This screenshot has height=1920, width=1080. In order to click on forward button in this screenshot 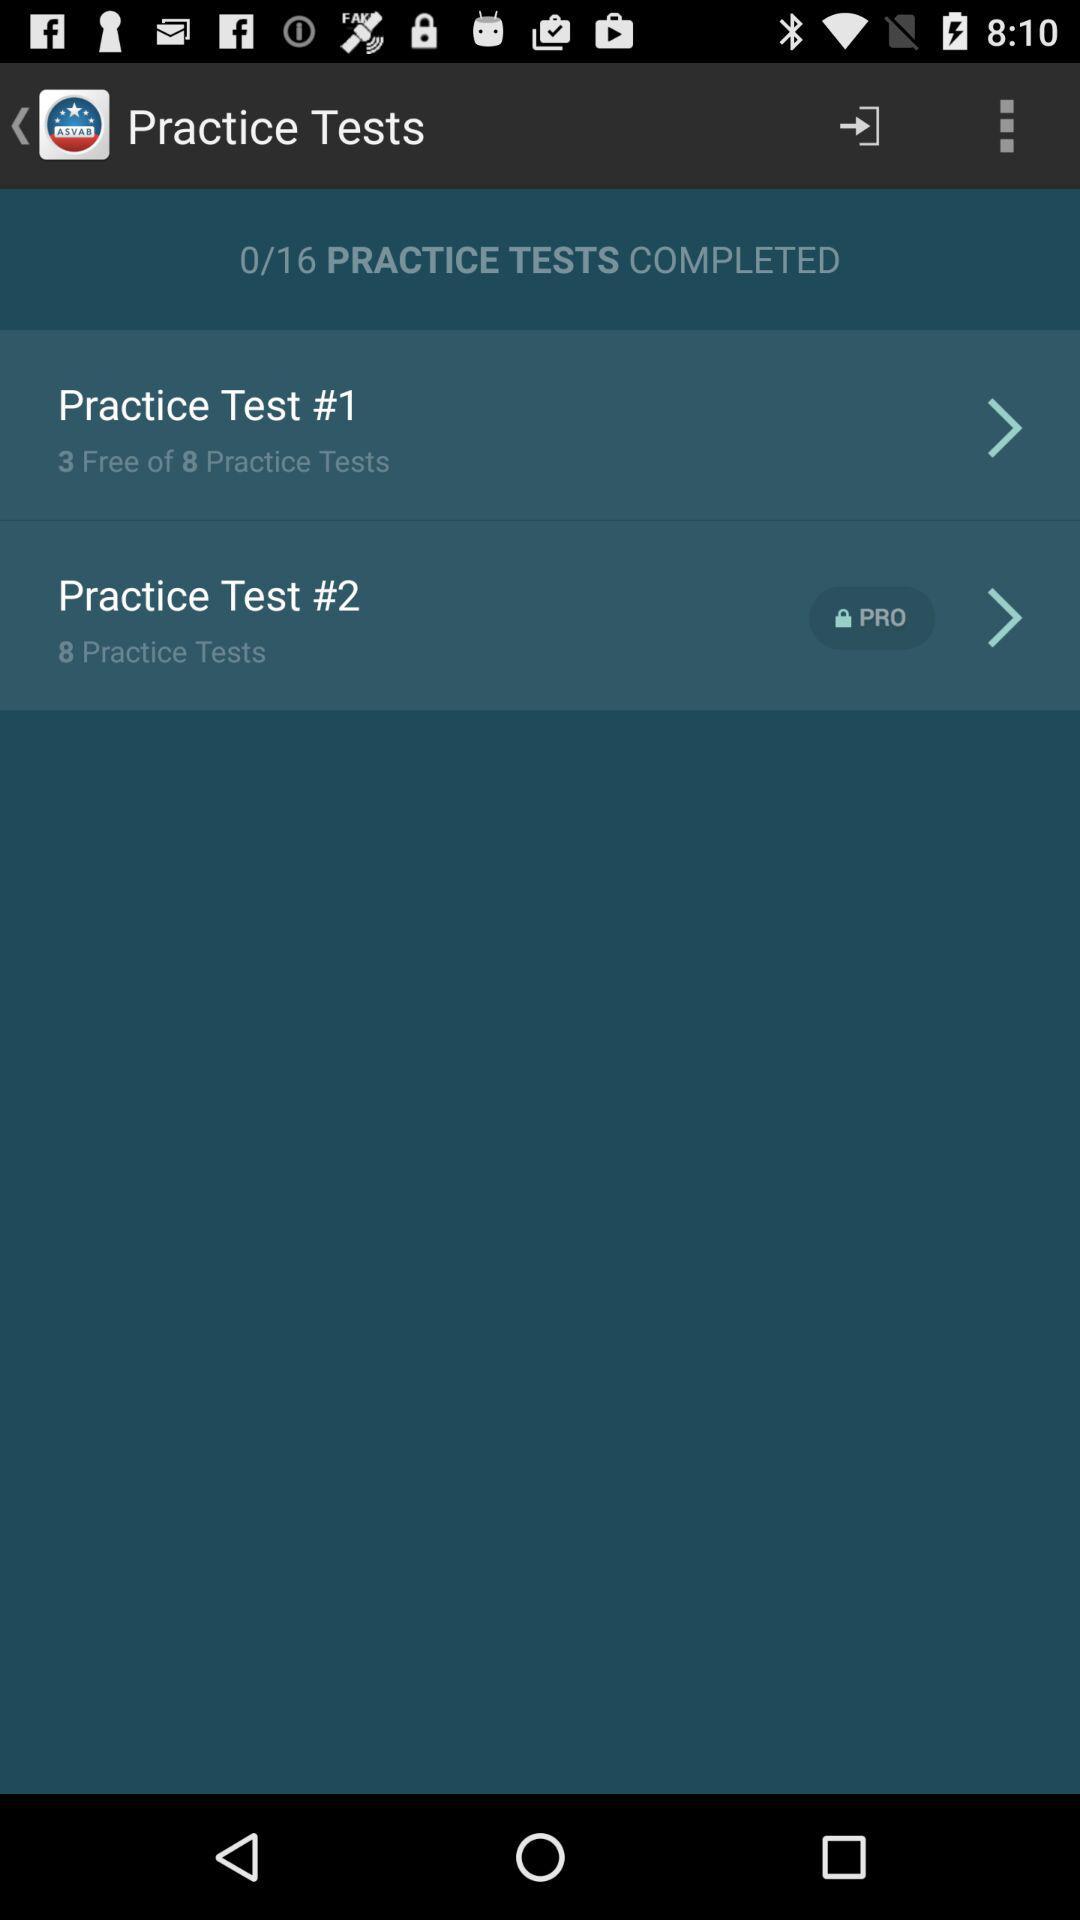, I will do `click(858, 124)`.